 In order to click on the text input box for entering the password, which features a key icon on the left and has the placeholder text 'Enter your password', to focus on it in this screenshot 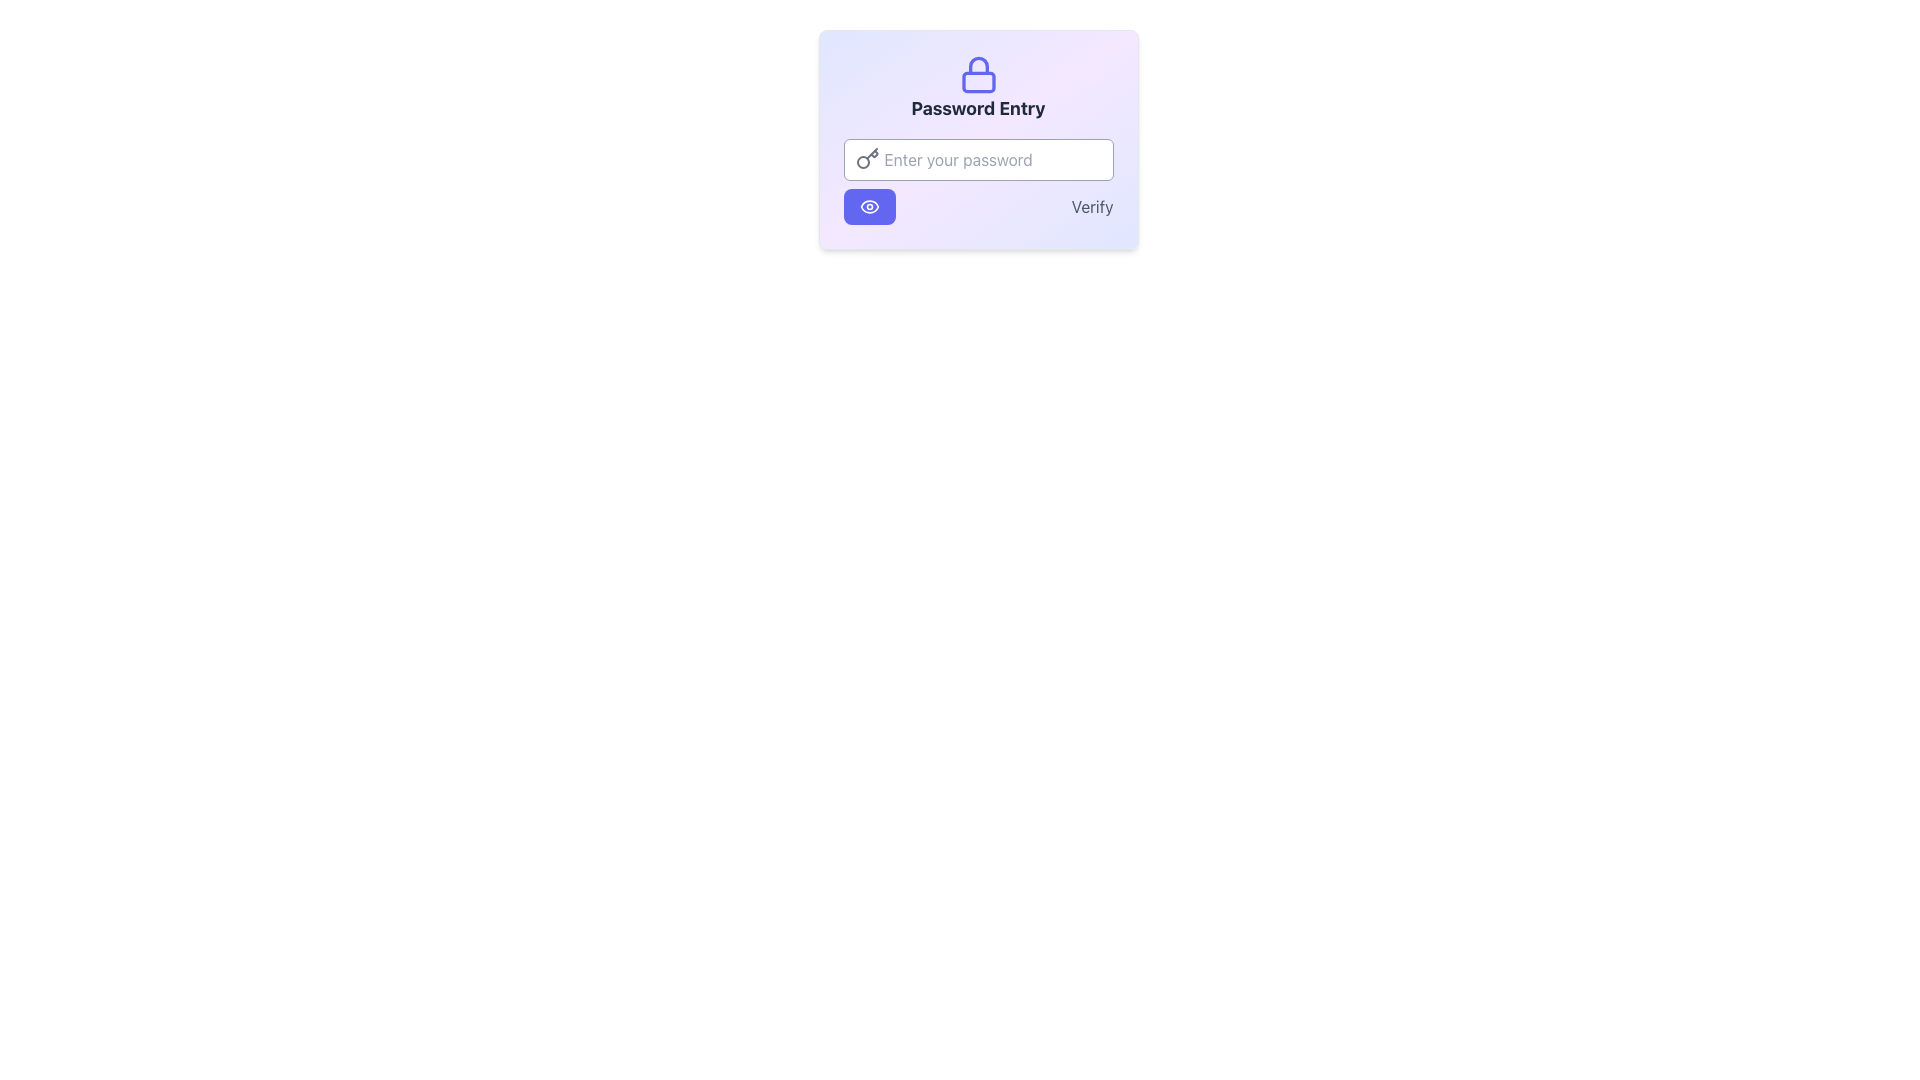, I will do `click(978, 181)`.